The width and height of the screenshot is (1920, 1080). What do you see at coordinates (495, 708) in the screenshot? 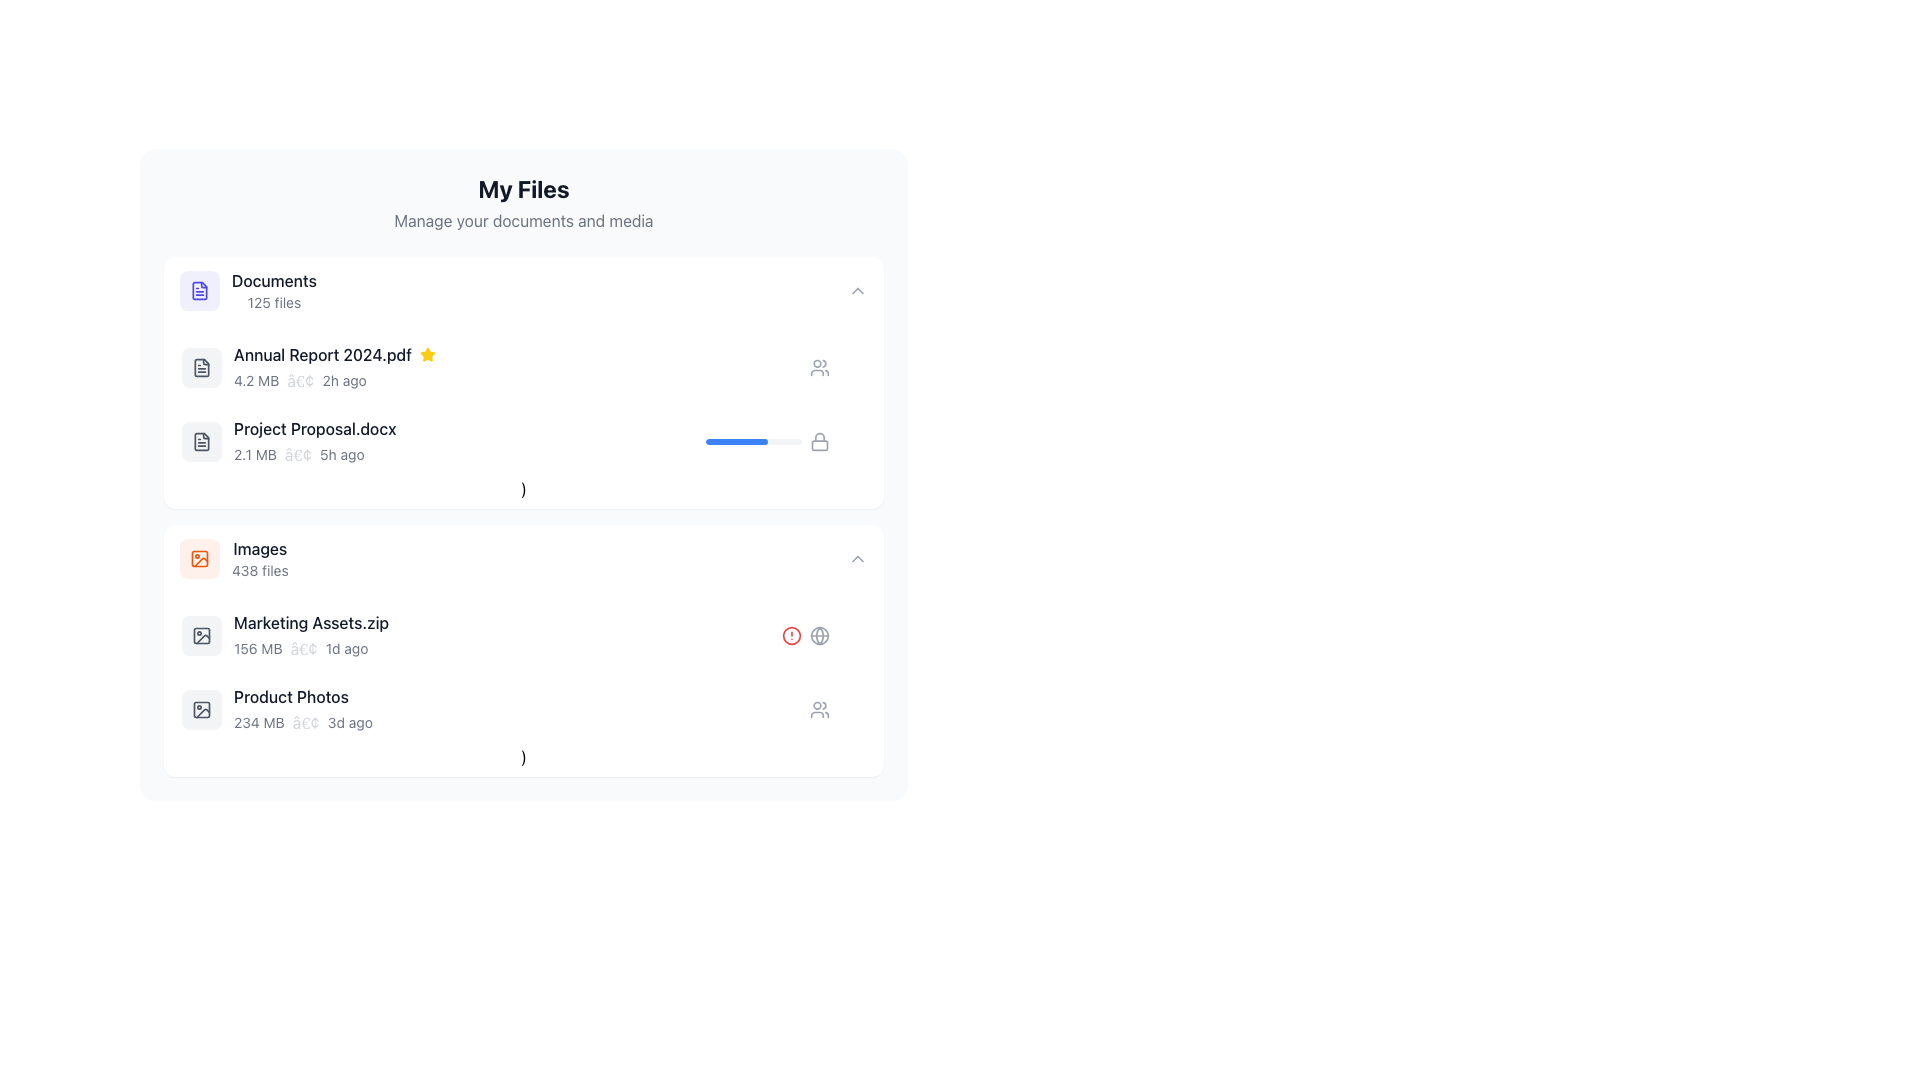
I see `the 'Product Photos' file list item` at bounding box center [495, 708].